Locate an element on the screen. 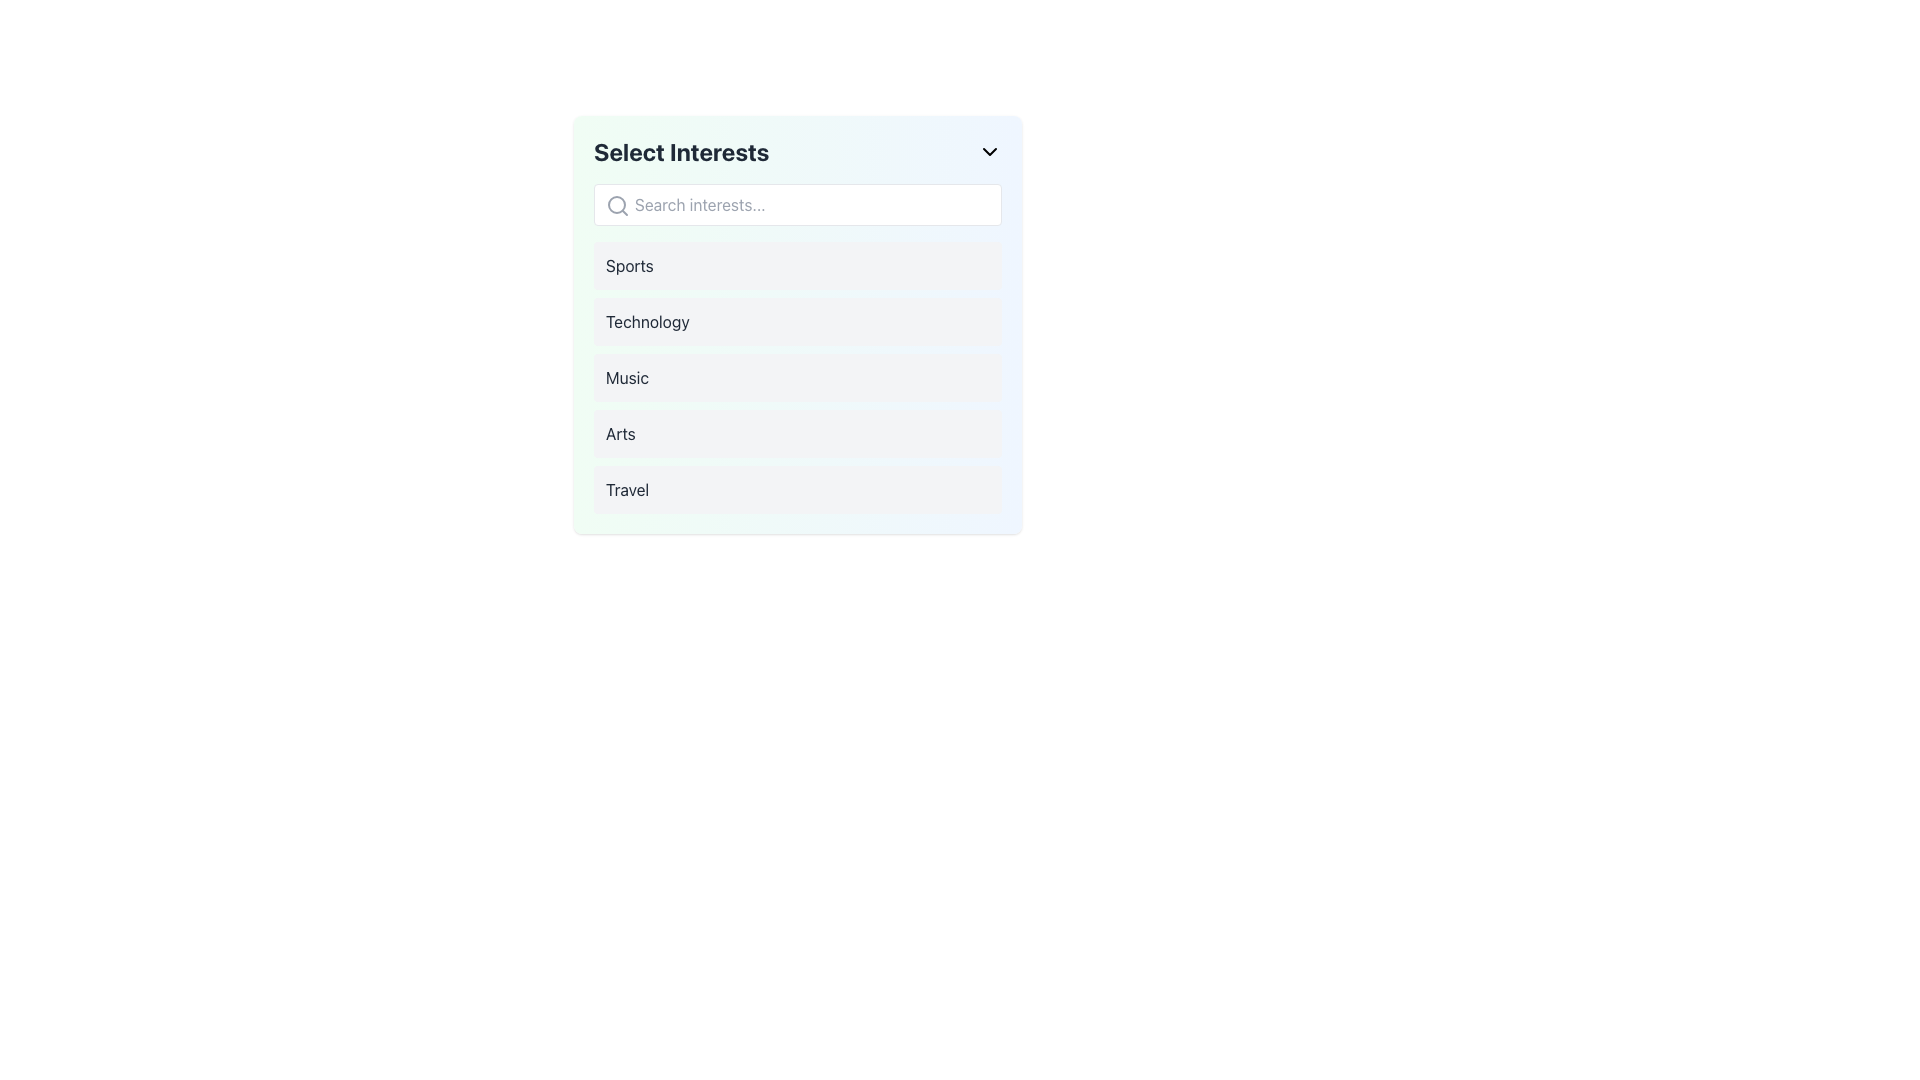 The image size is (1920, 1080). label 'Music' which represents an interest option in the list under 'Select Interests' is located at coordinates (626, 378).